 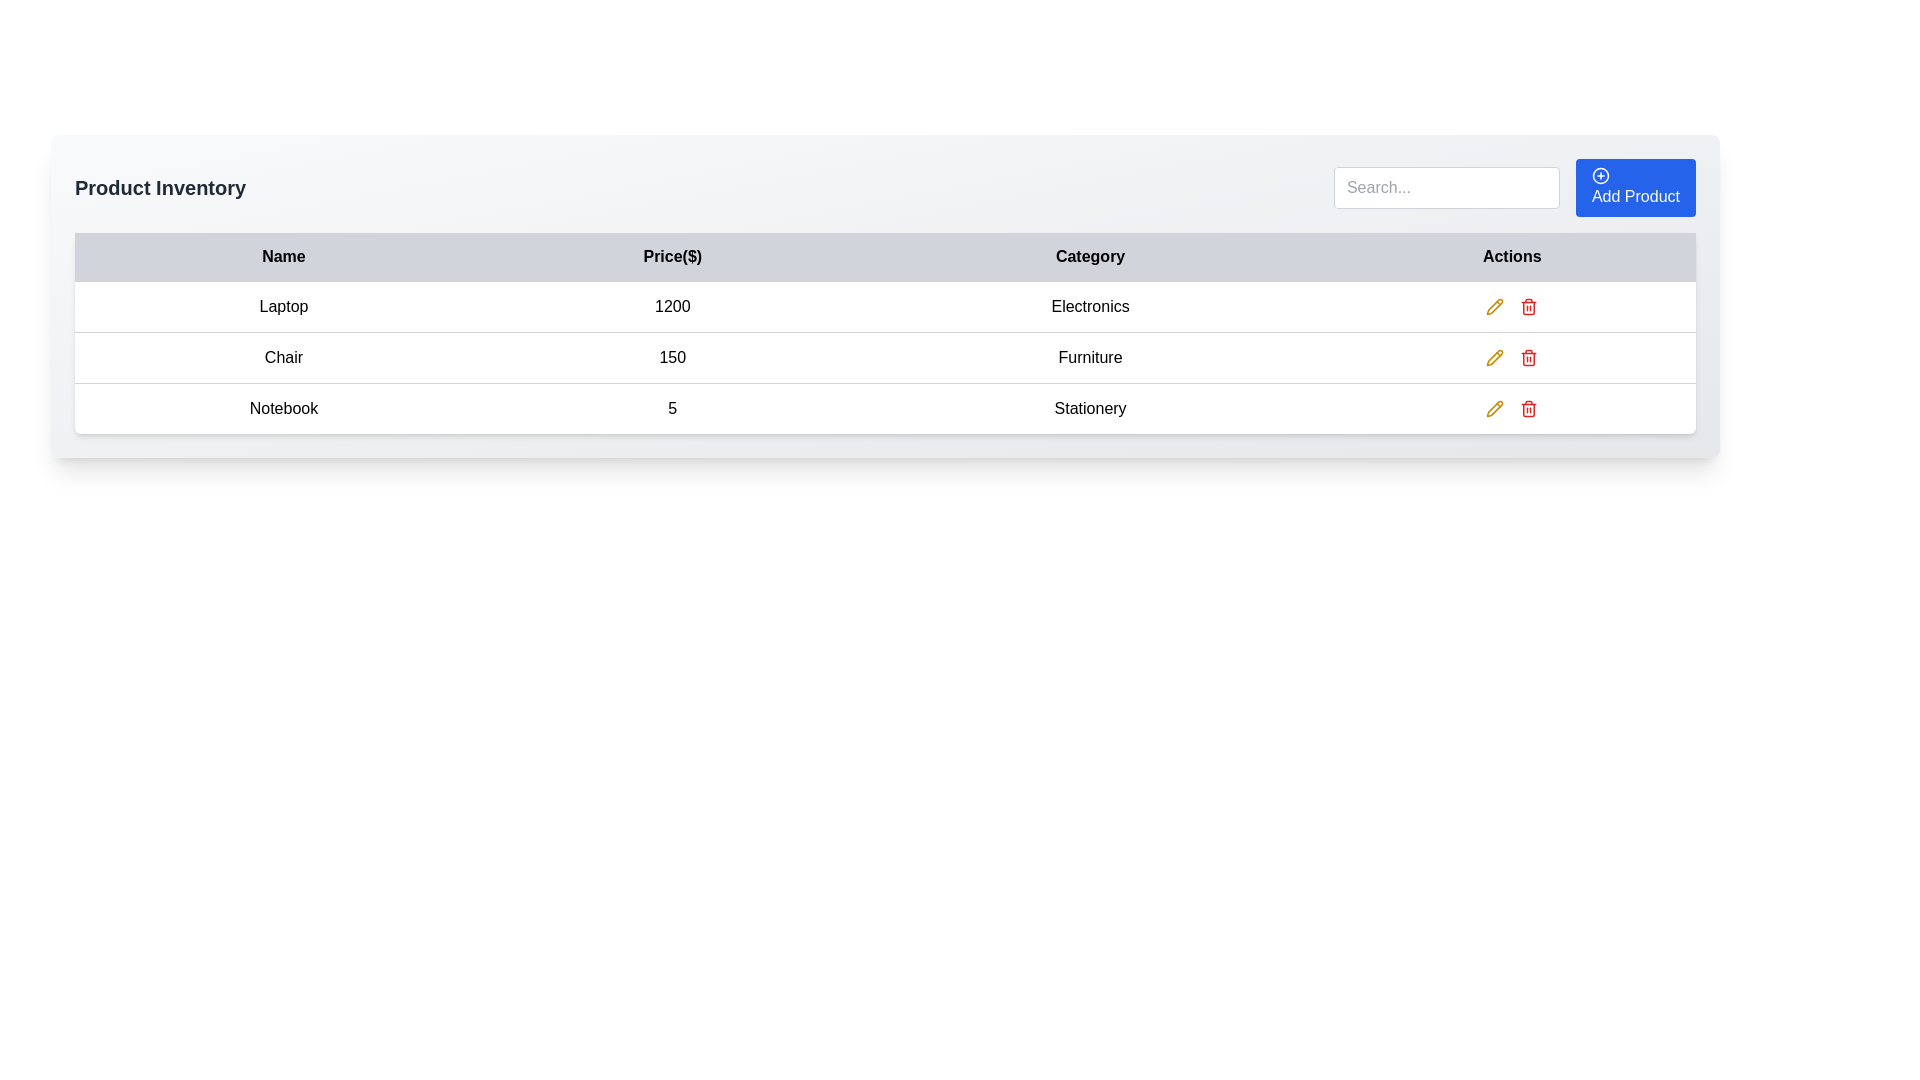 I want to click on the 'Delete' icon in the 'Actions' column of the third row in the table, so click(x=1528, y=409).